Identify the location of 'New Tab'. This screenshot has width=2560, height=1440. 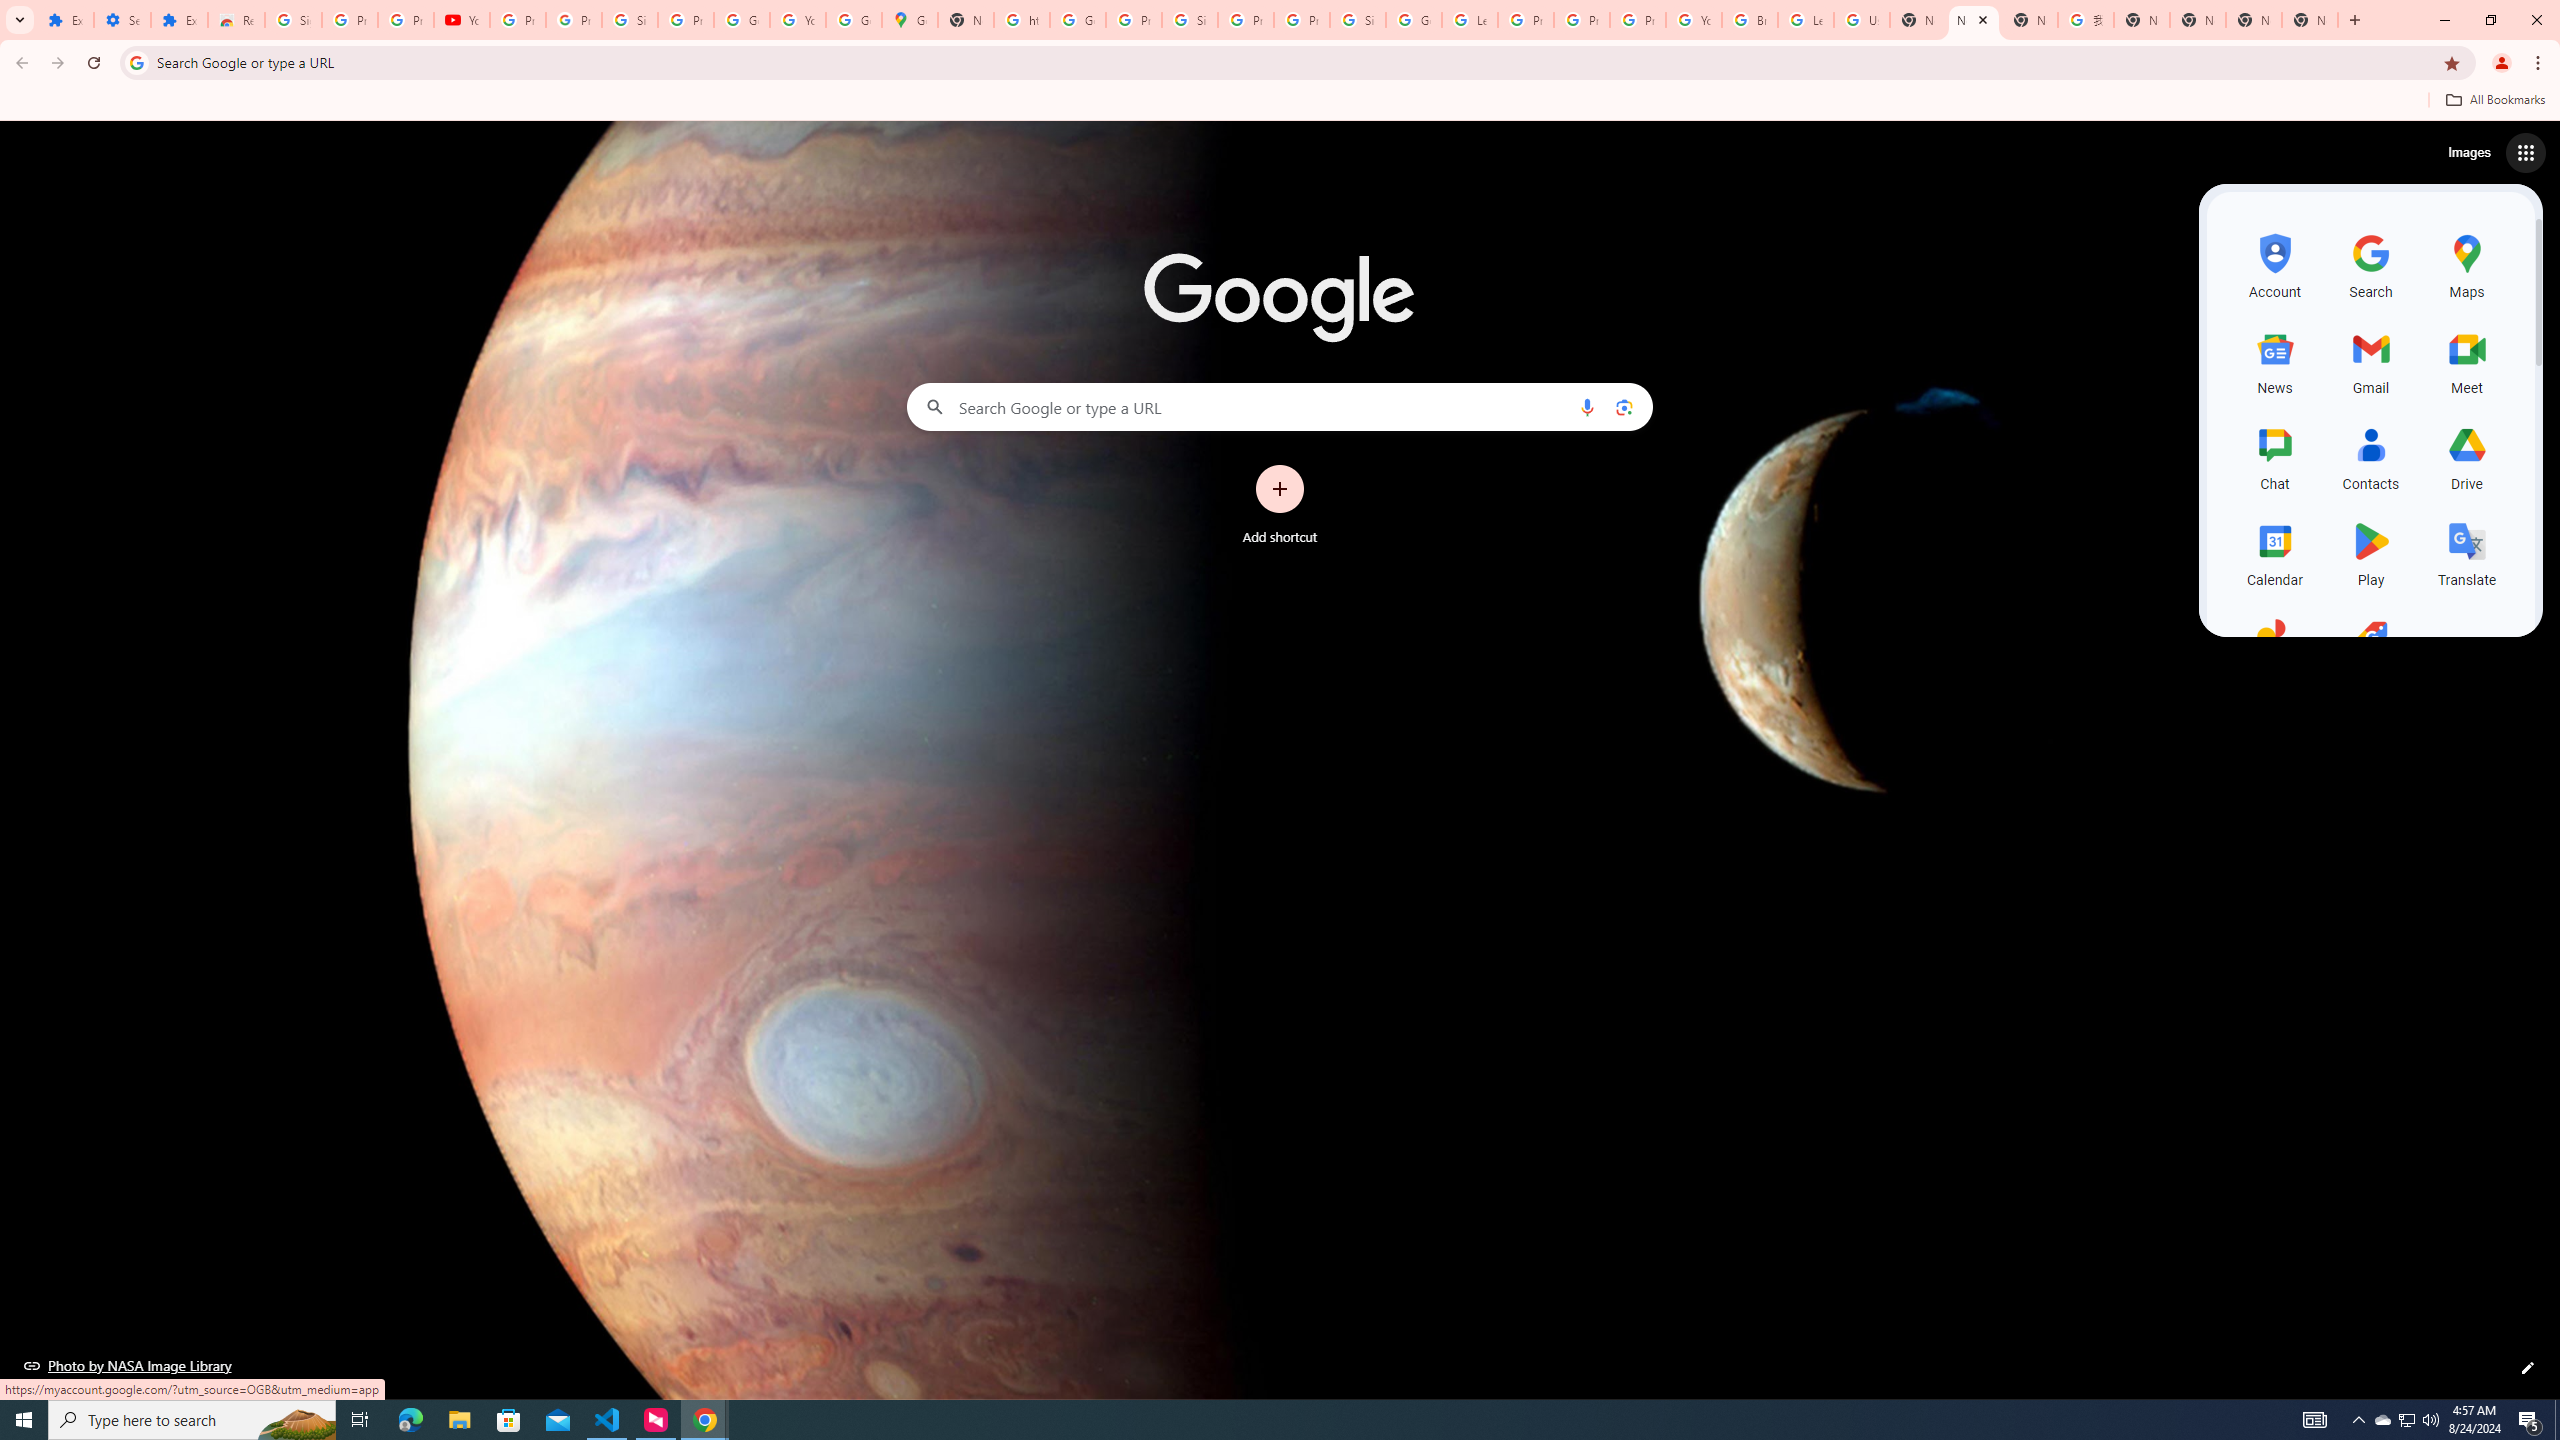
(2310, 19).